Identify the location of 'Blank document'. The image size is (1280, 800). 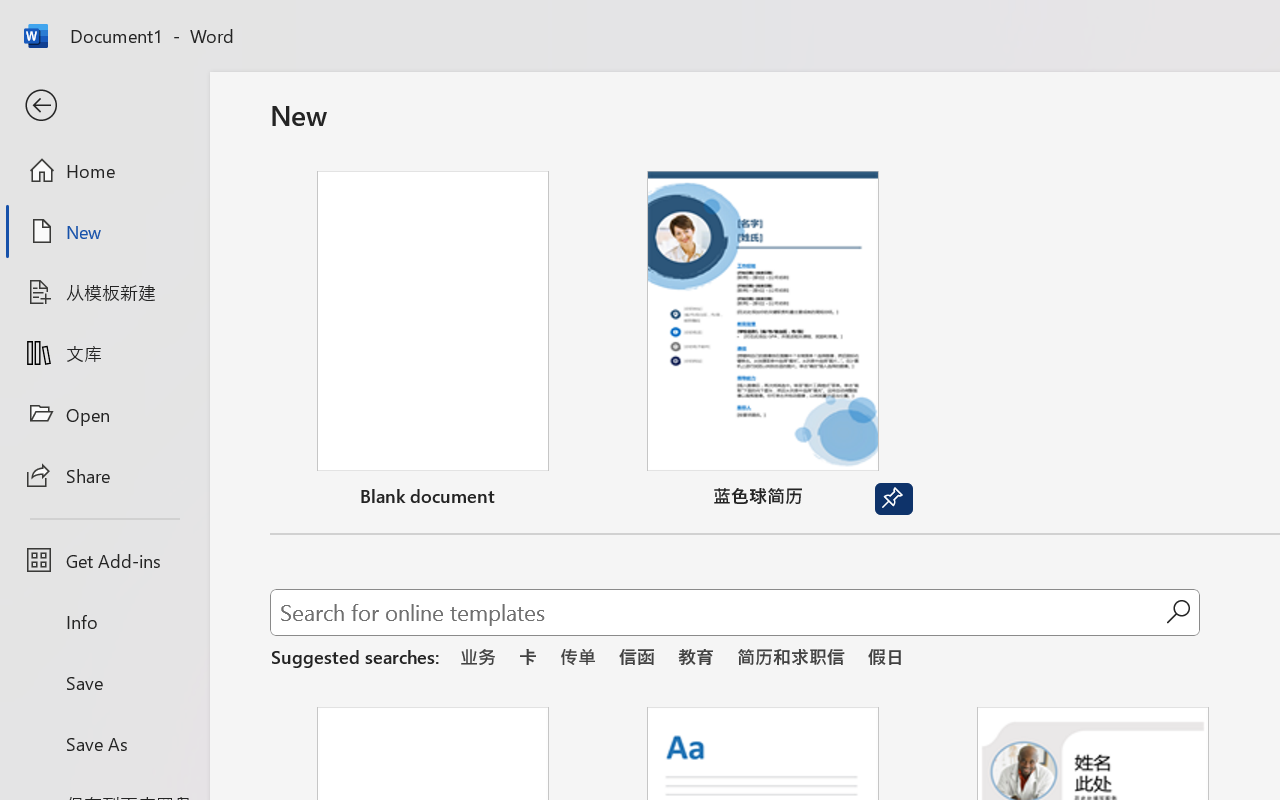
(432, 343).